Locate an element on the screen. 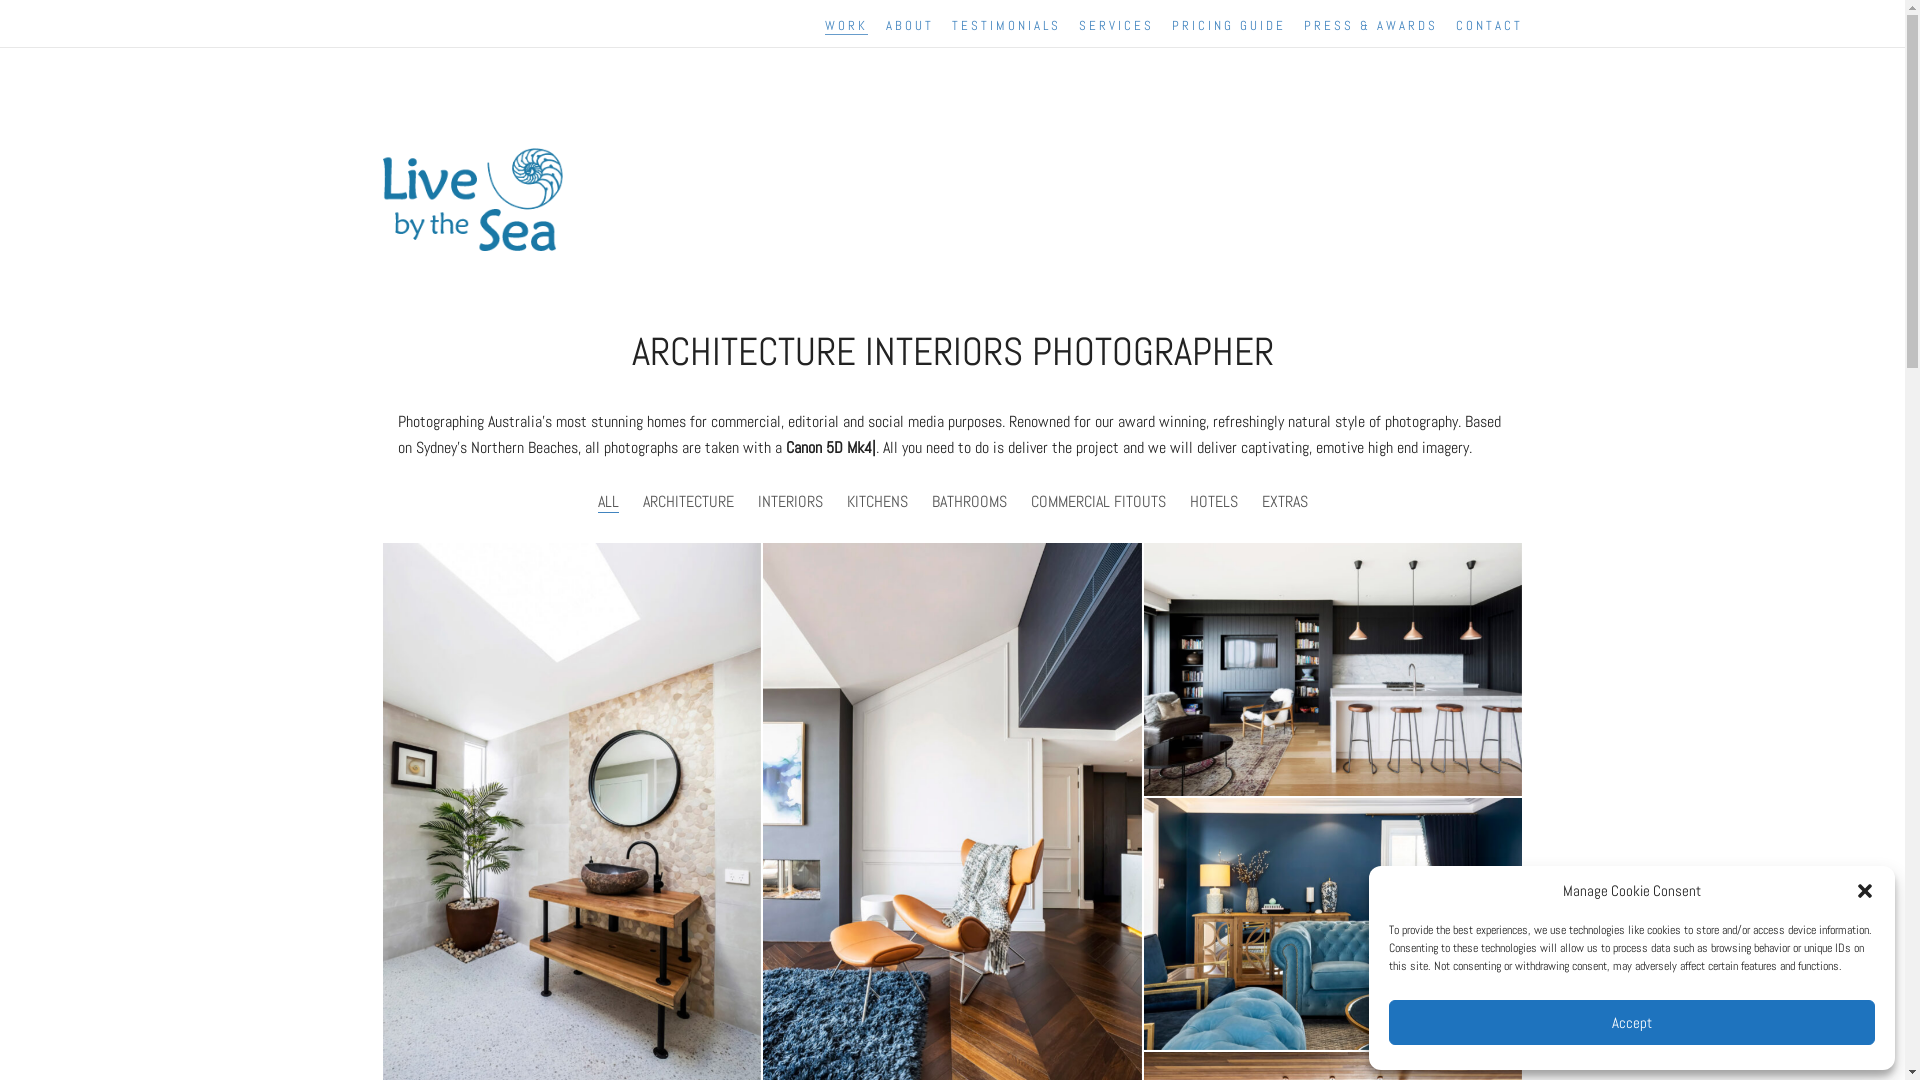 Image resolution: width=1920 pixels, height=1080 pixels. 'ALL' is located at coordinates (607, 500).